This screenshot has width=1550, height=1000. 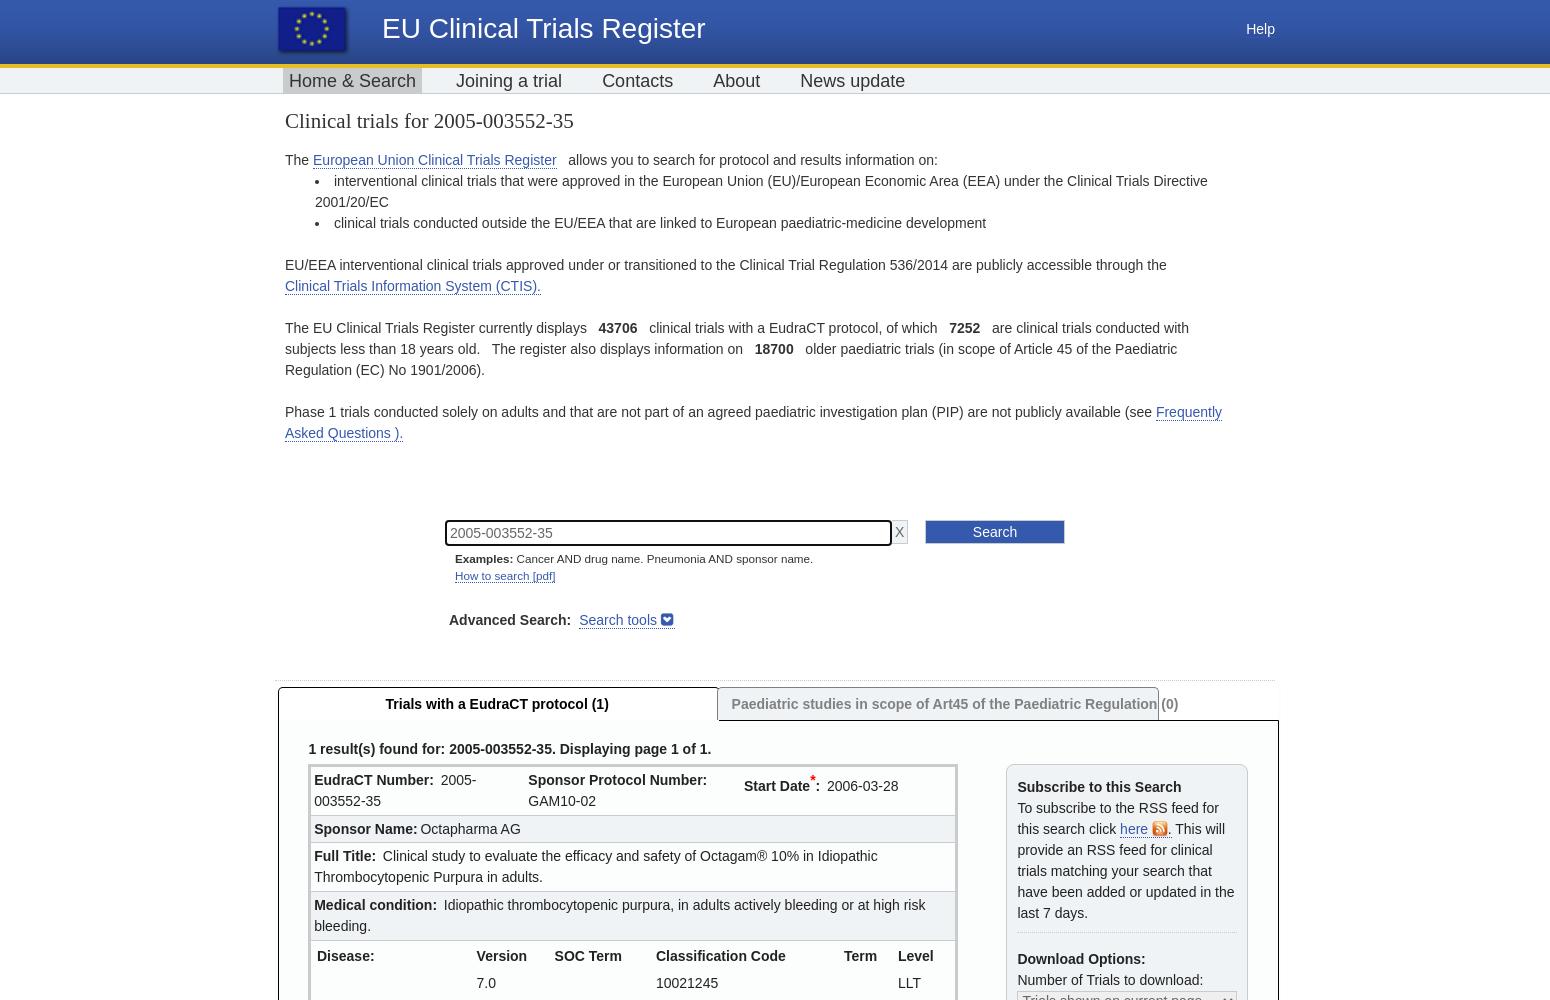 What do you see at coordinates (619, 914) in the screenshot?
I see `'Idiopathic thrombocytopenic purpura, in adults actively bleeding or at high risk bleeding.'` at bounding box center [619, 914].